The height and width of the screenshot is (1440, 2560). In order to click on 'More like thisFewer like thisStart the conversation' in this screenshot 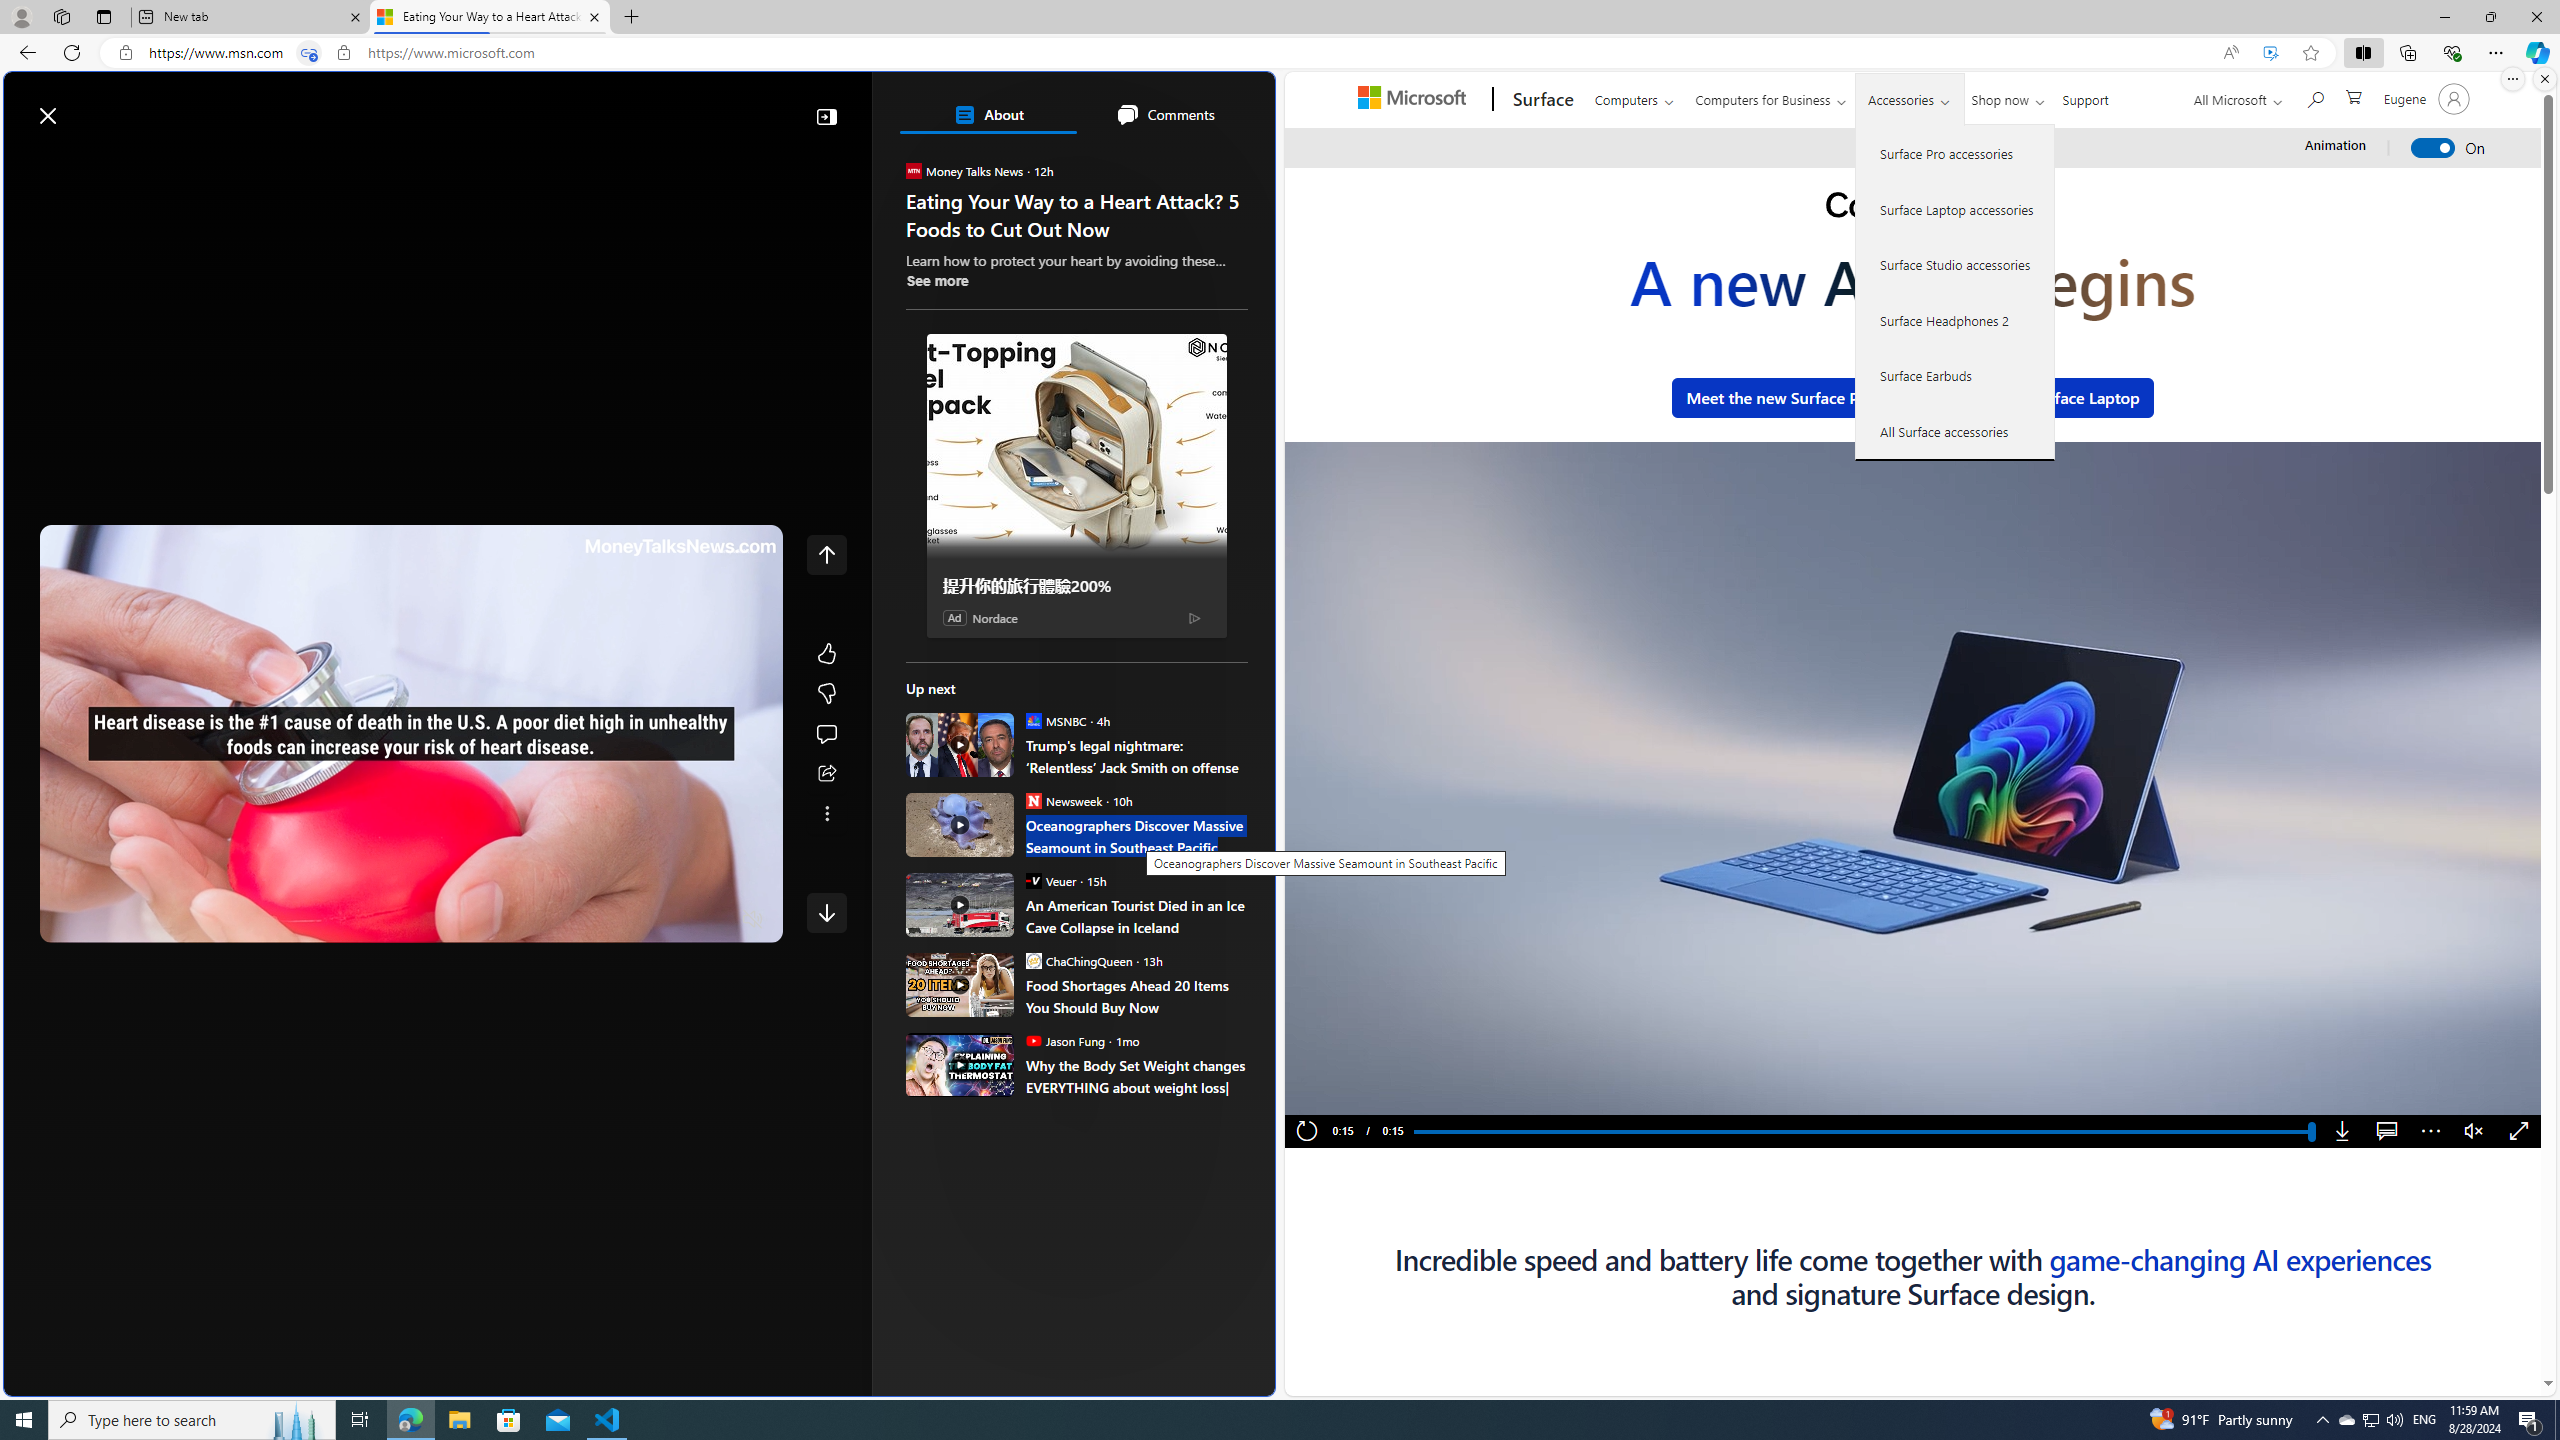, I will do `click(826, 693)`.